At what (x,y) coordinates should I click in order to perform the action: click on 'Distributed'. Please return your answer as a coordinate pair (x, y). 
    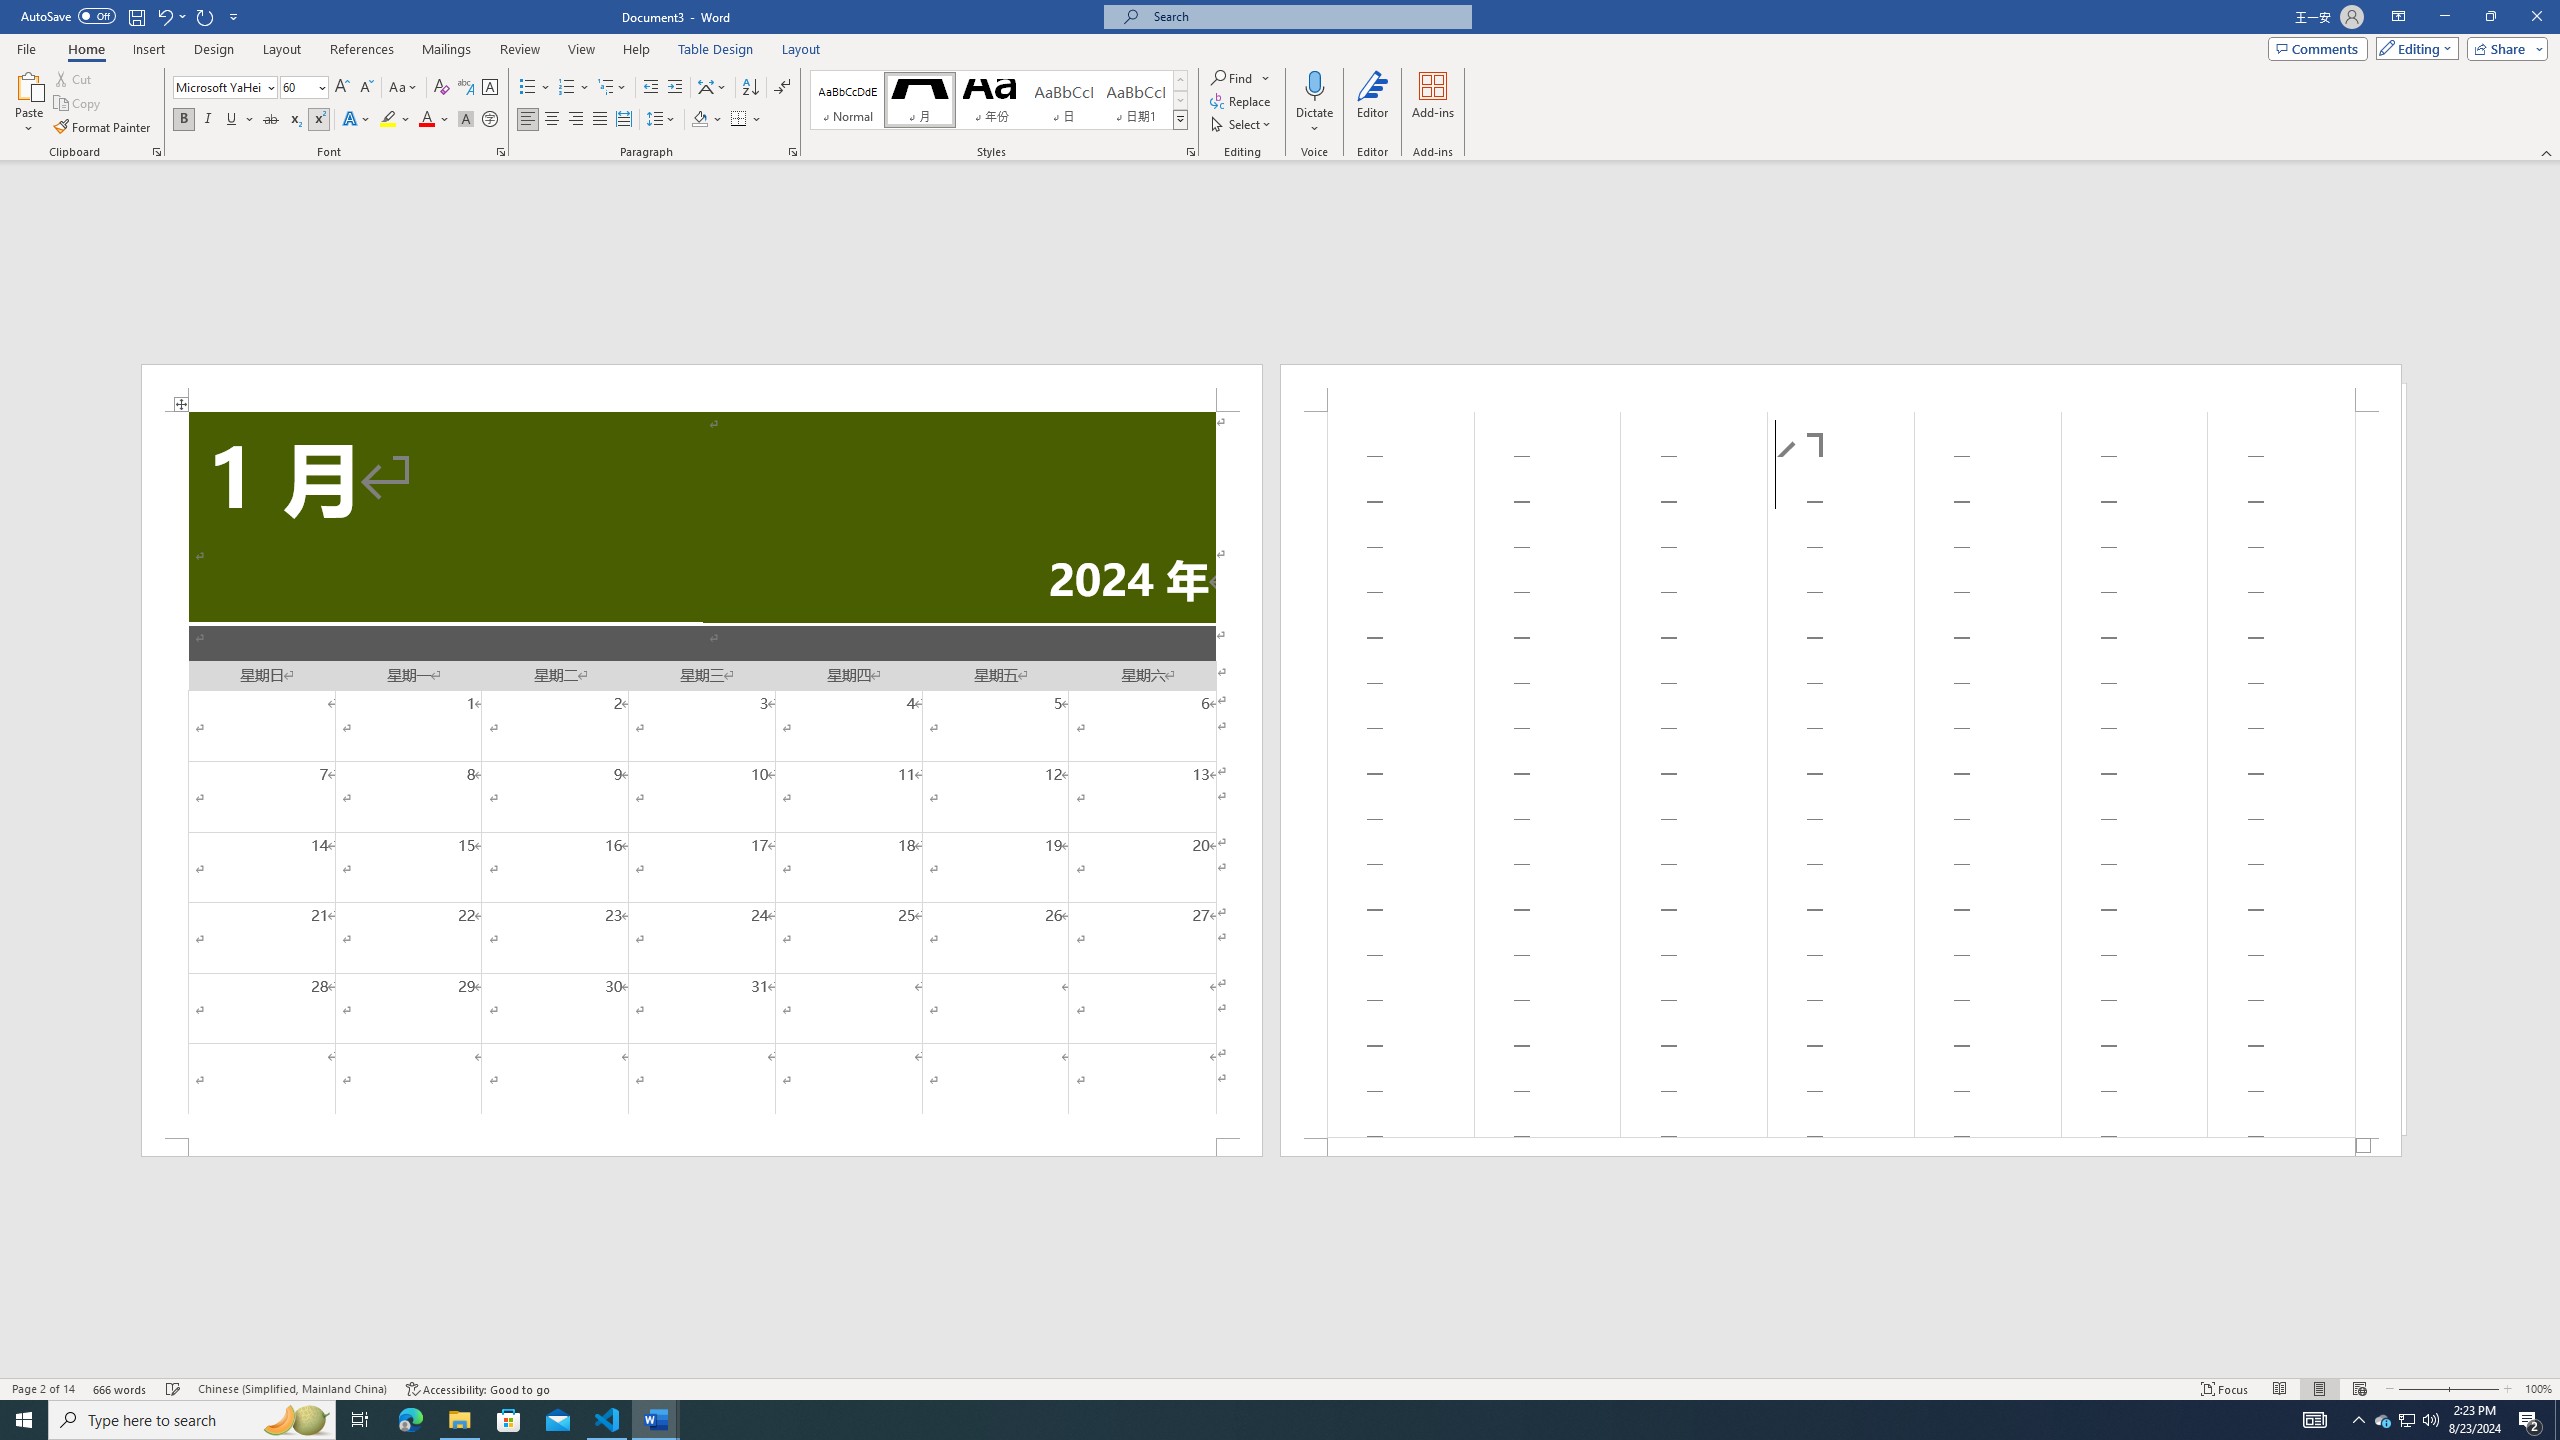
    Looking at the image, I should click on (623, 118).